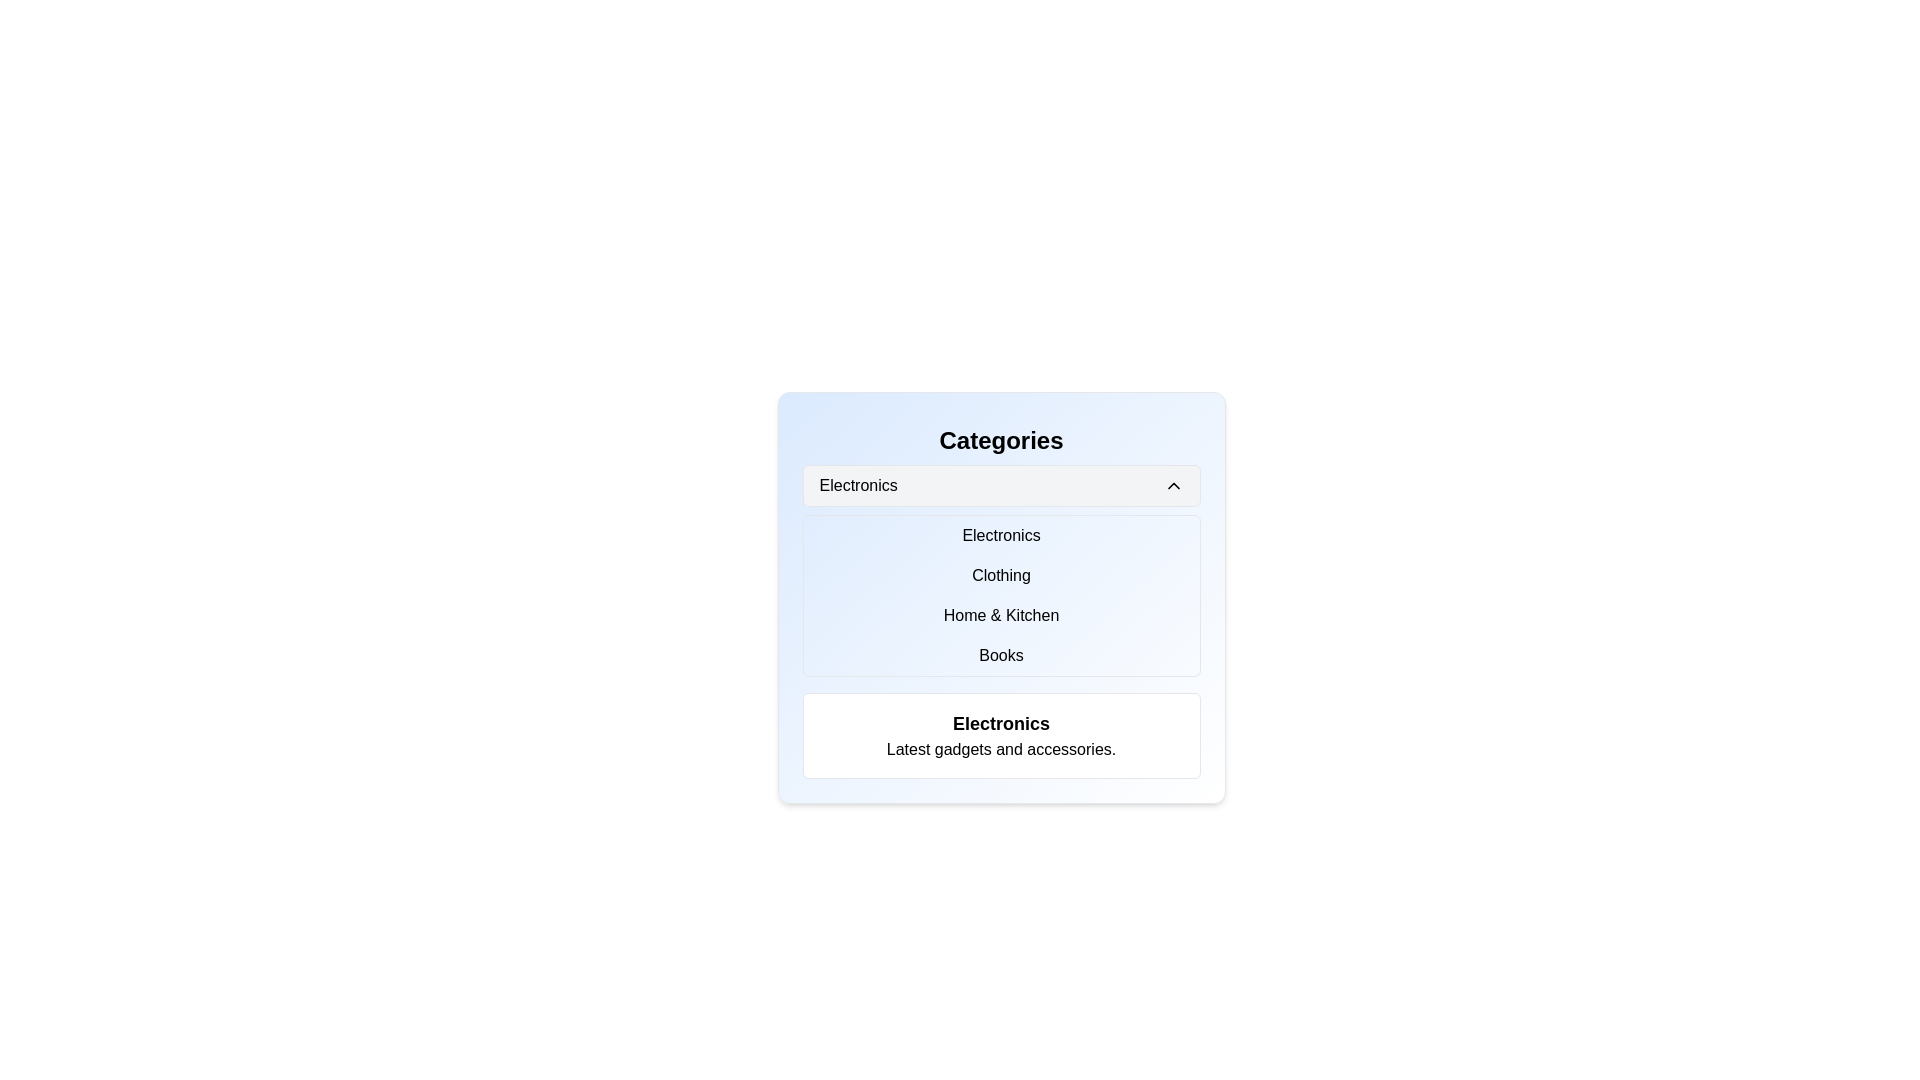 This screenshot has height=1080, width=1920. Describe the element at coordinates (1001, 615) in the screenshot. I see `the 'Home & Kitchen' button, which is the third button in a list of four buttons, located below the 'Clothing' button and above the 'Books' button` at that location.